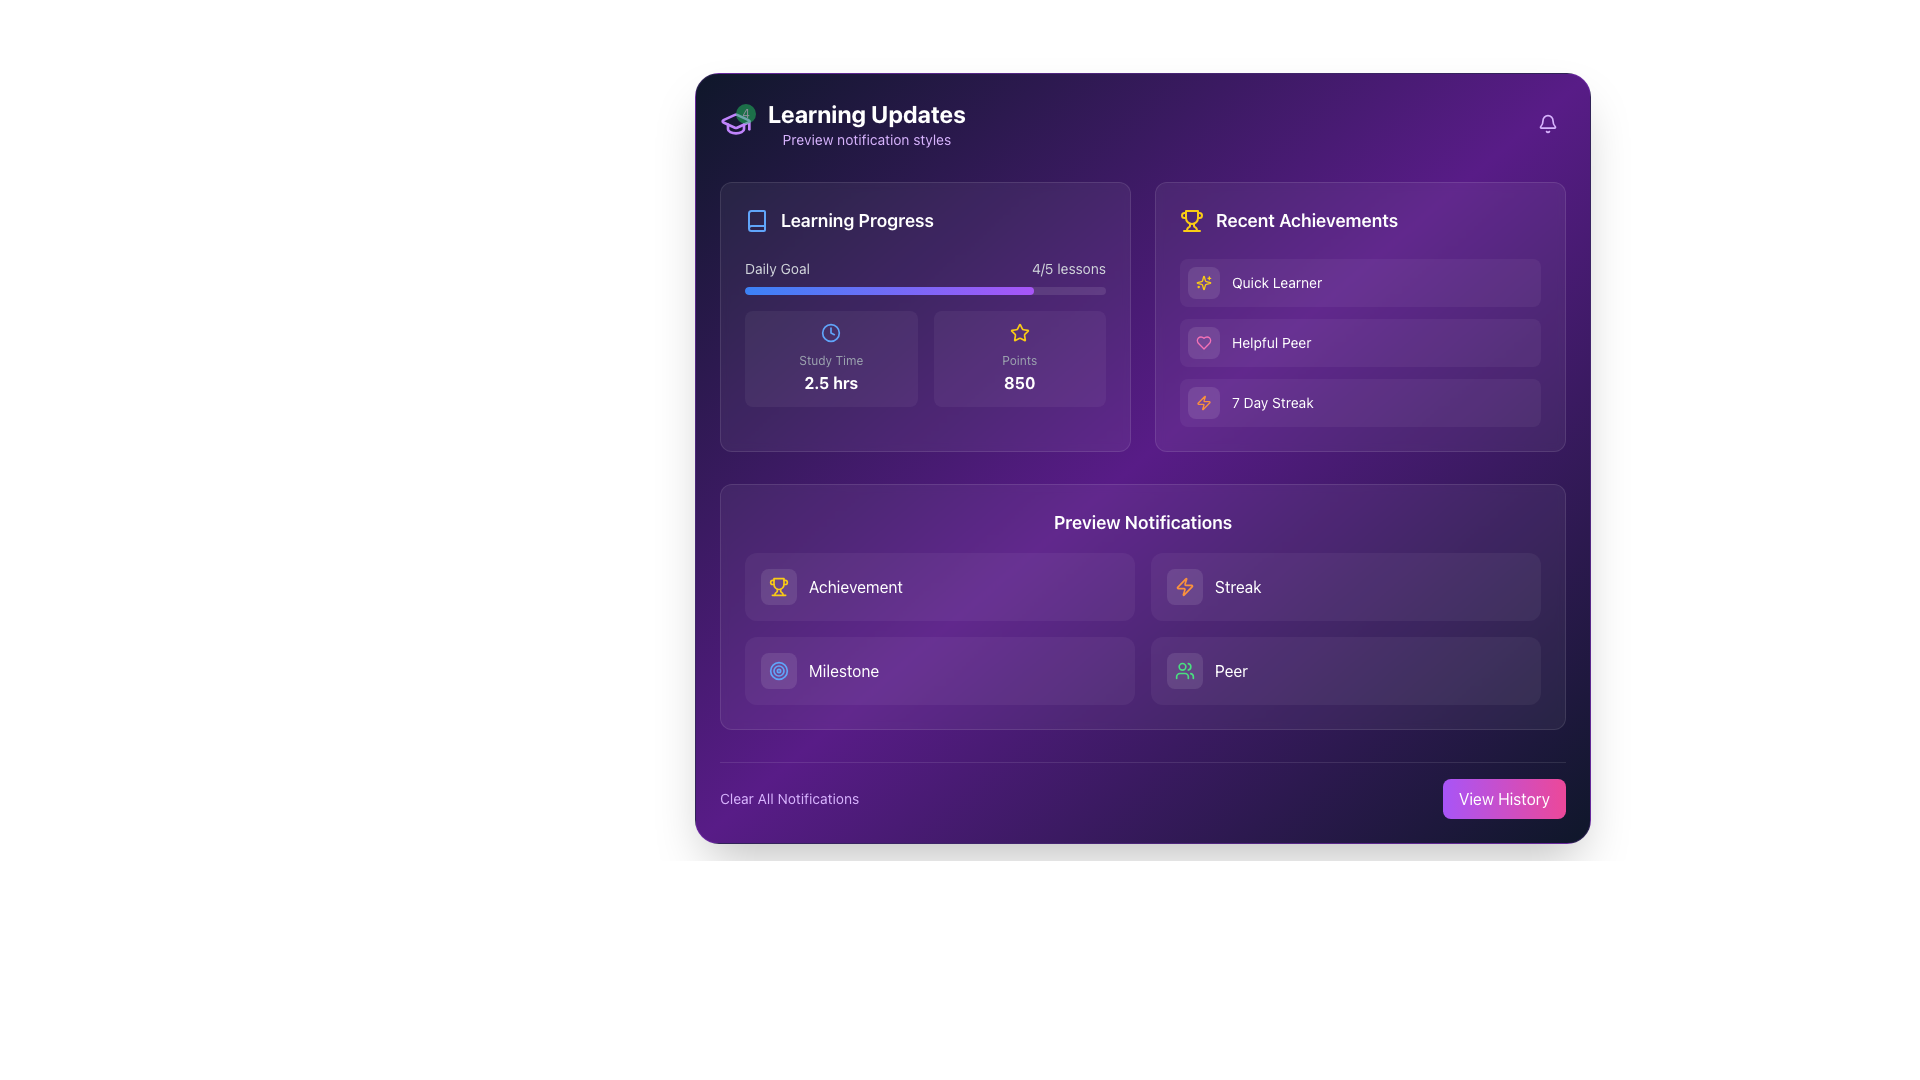 This screenshot has width=1920, height=1080. What do you see at coordinates (1547, 123) in the screenshot?
I see `the Notification Bell icon located in the top-right corner of the interface` at bounding box center [1547, 123].